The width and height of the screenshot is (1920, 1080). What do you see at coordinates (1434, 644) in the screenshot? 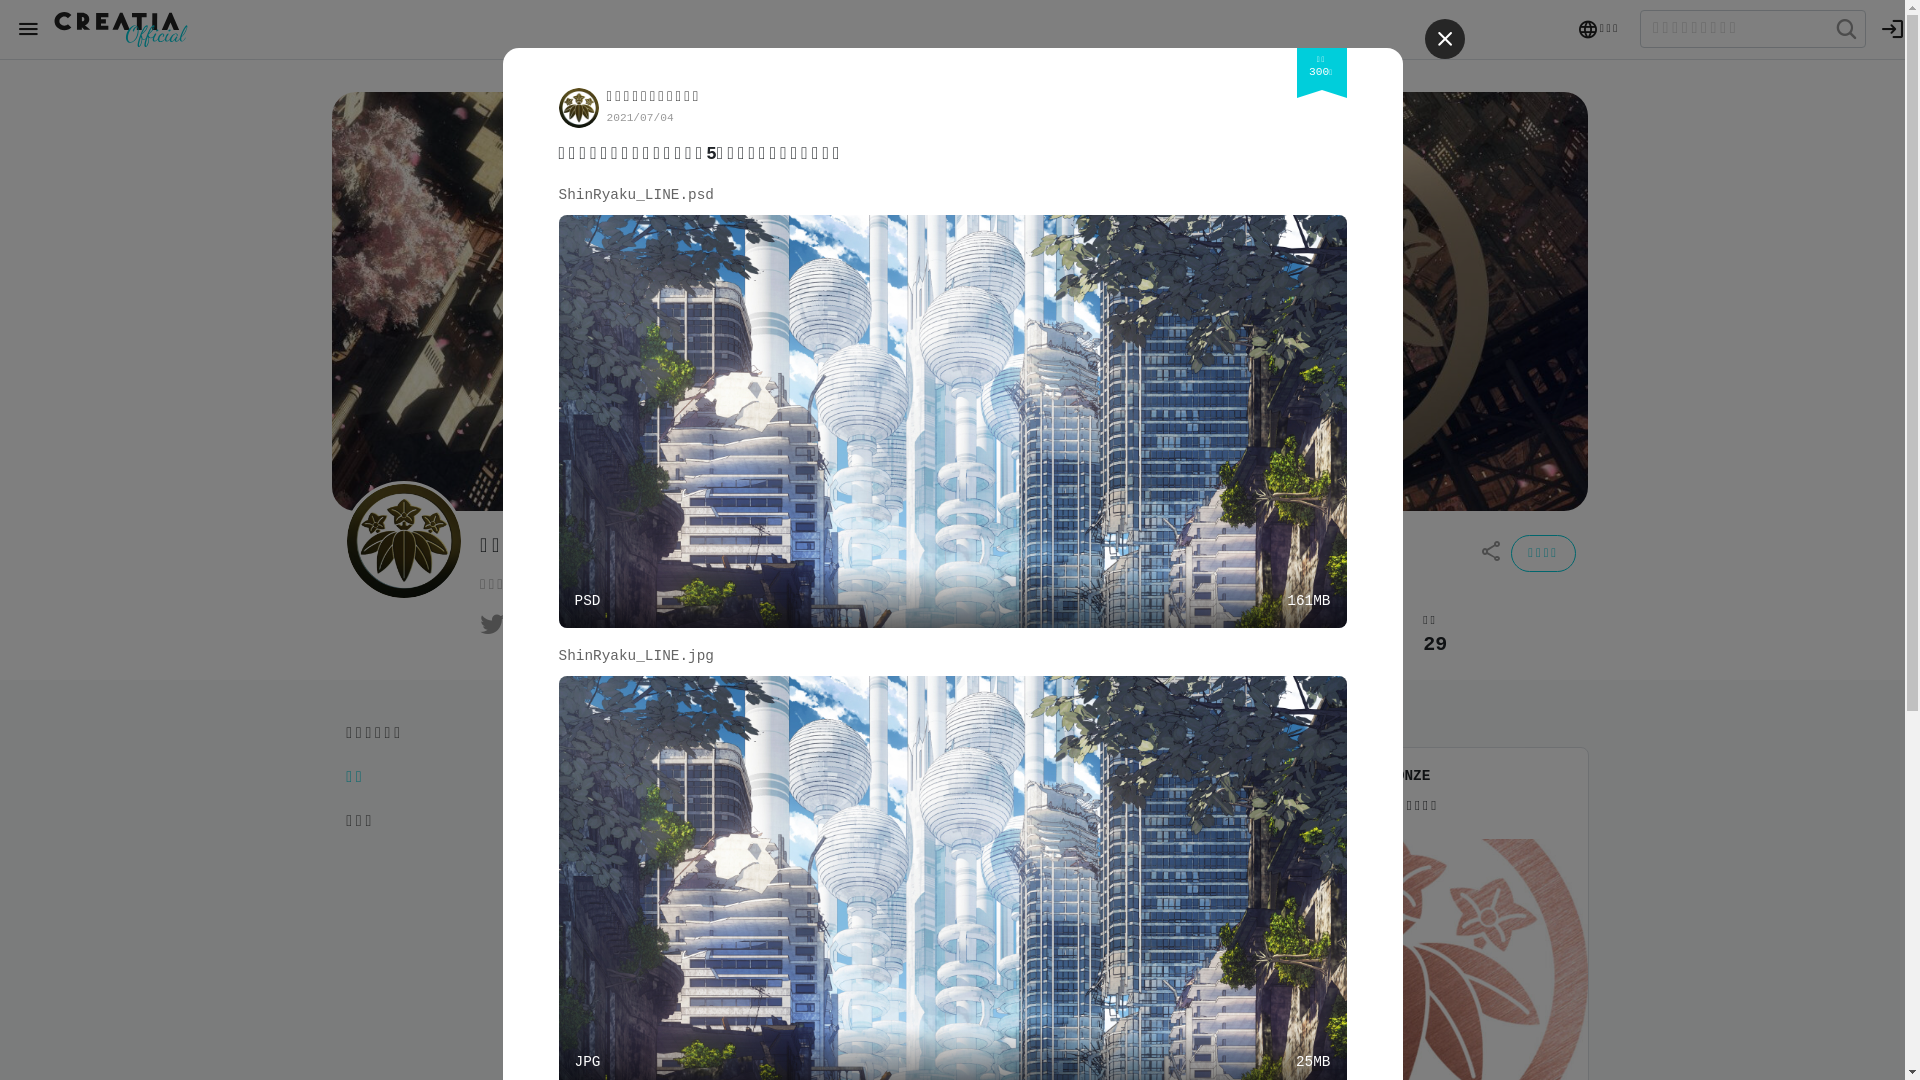
I see `'29'` at bounding box center [1434, 644].